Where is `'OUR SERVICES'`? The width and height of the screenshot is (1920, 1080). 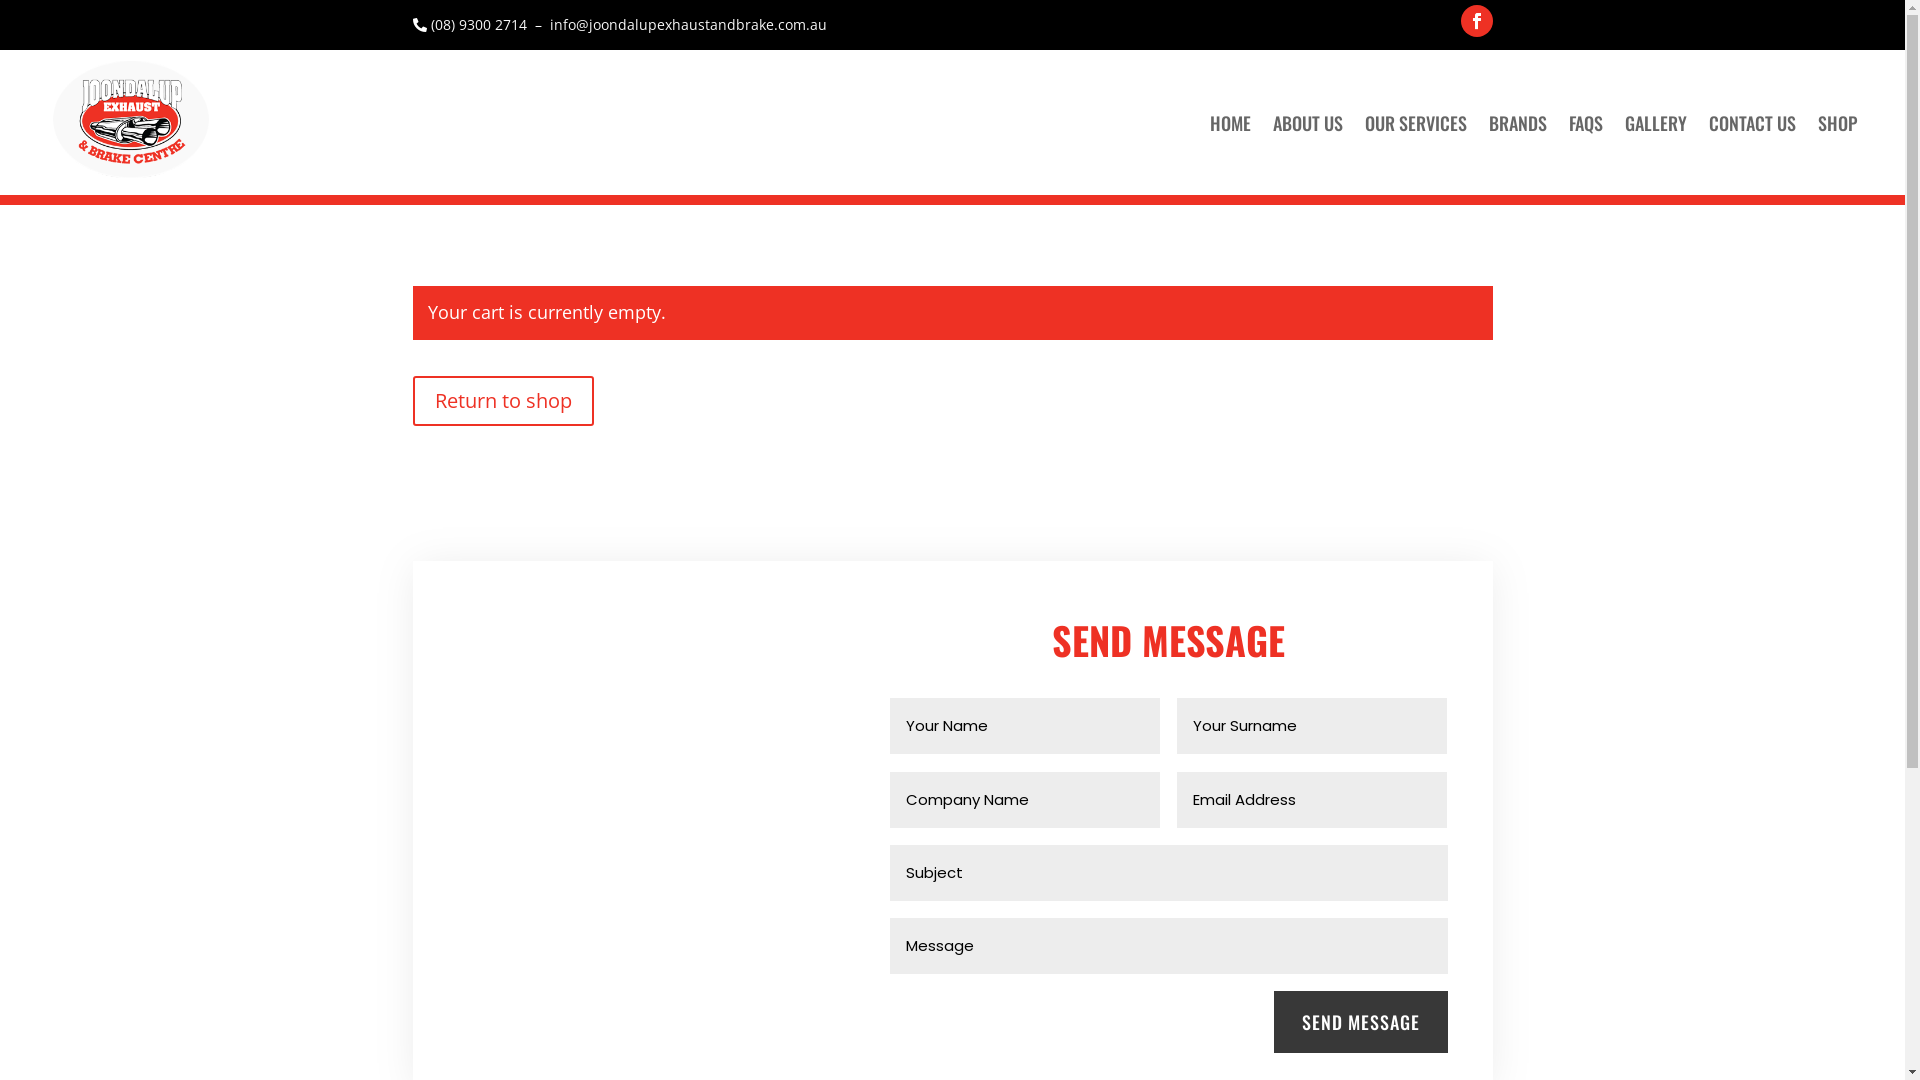 'OUR SERVICES' is located at coordinates (1363, 122).